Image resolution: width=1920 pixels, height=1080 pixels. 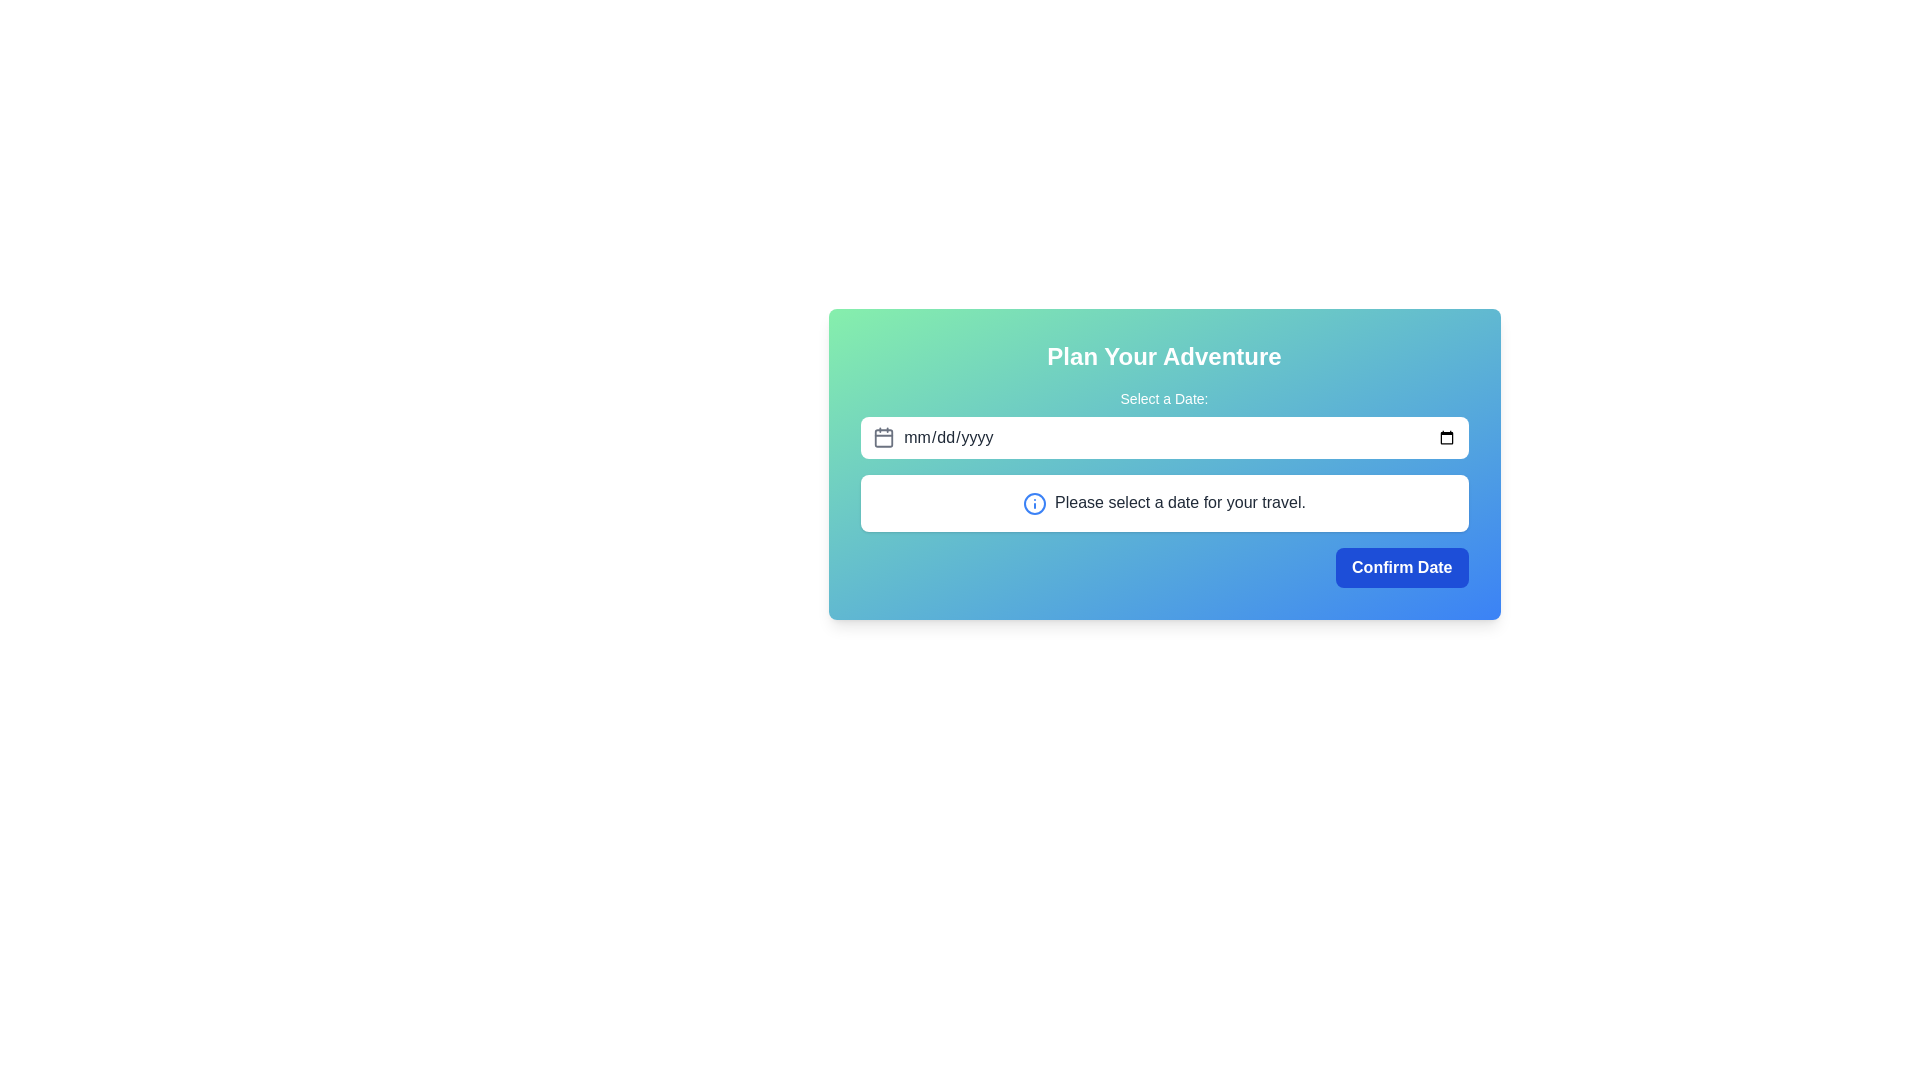 I want to click on the confirm button located at the bottom-right corner of the dialog box to confirm the selected date, so click(x=1401, y=567).